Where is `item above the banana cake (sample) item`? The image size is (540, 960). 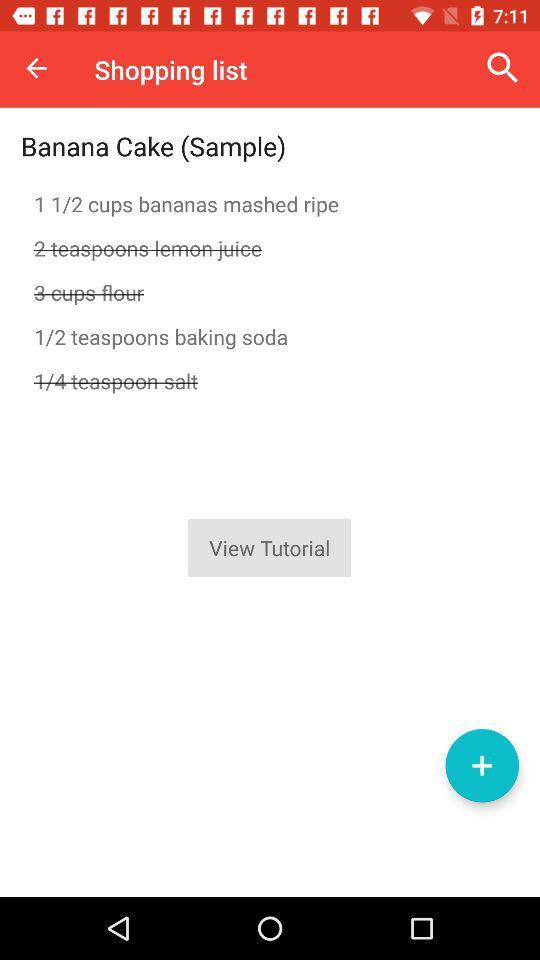 item above the banana cake (sample) item is located at coordinates (36, 68).